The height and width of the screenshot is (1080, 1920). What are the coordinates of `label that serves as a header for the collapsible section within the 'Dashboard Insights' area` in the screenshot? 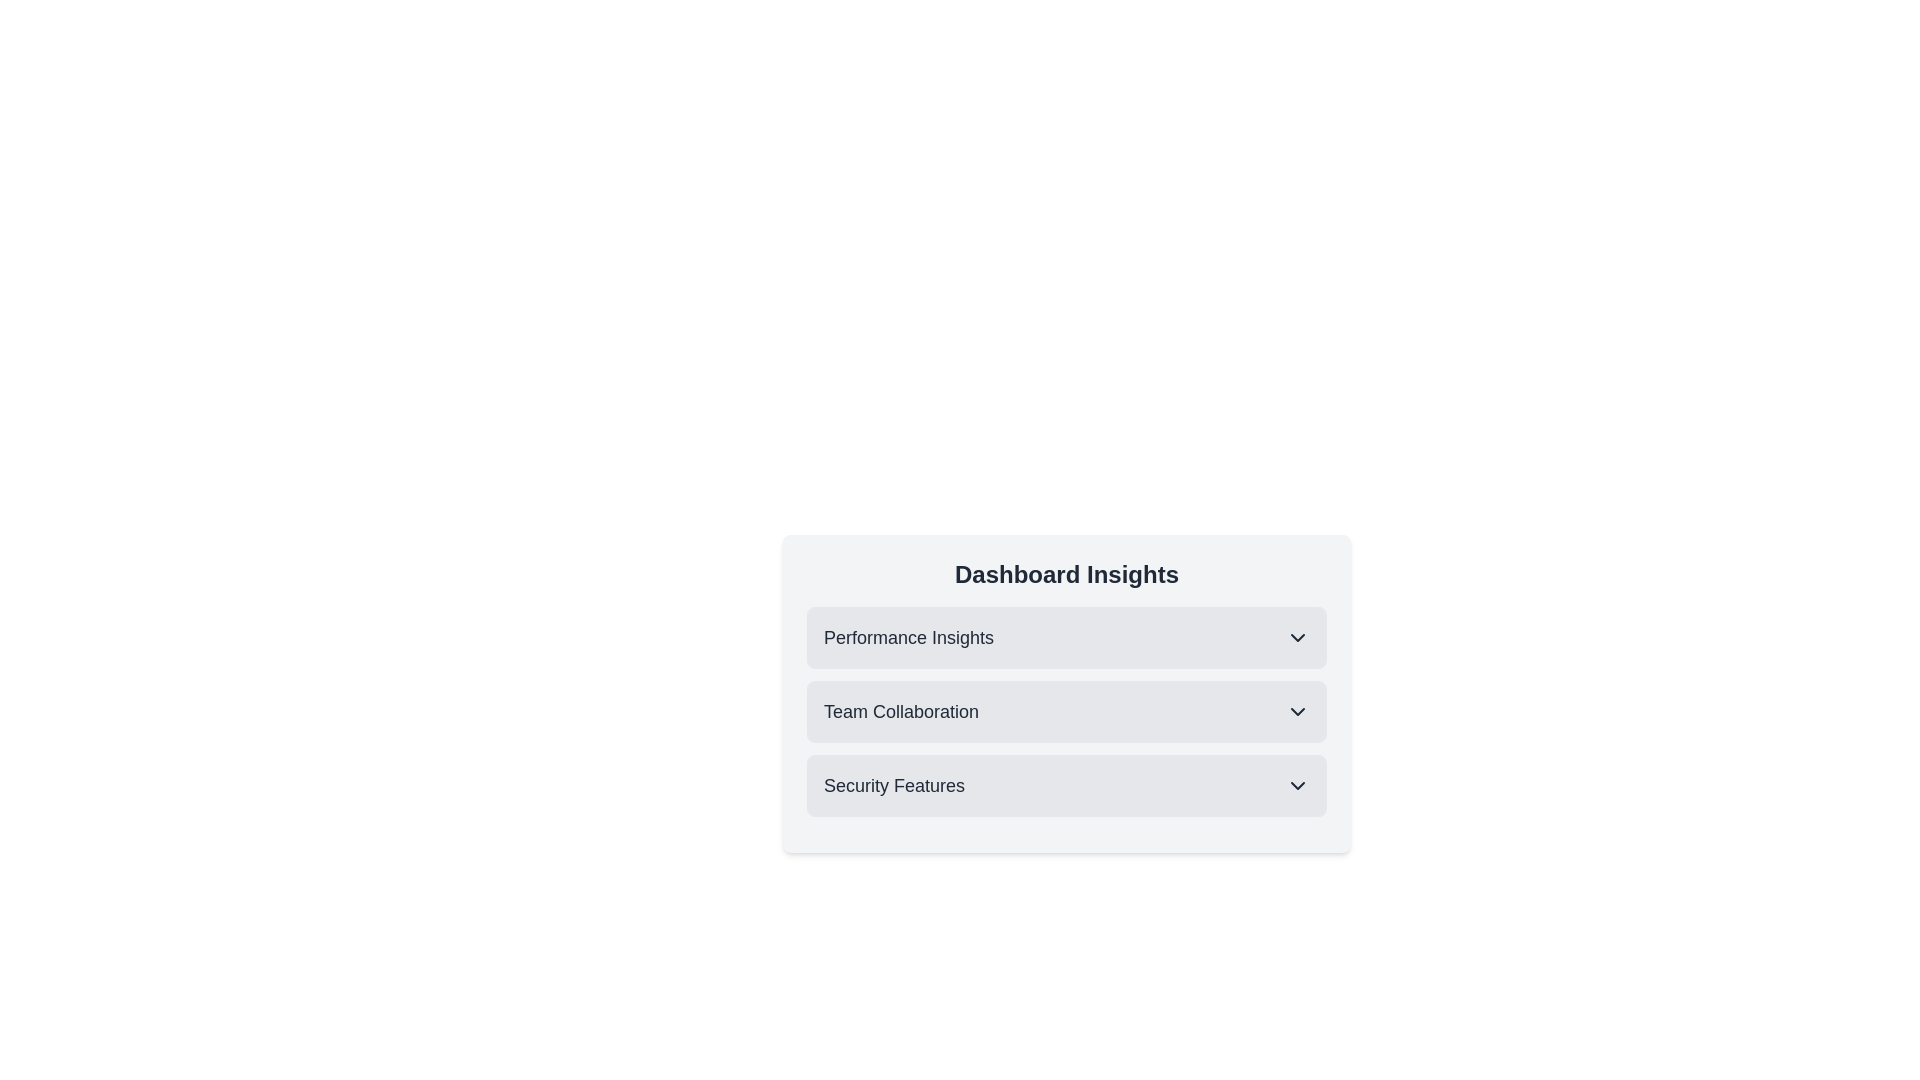 It's located at (908, 637).